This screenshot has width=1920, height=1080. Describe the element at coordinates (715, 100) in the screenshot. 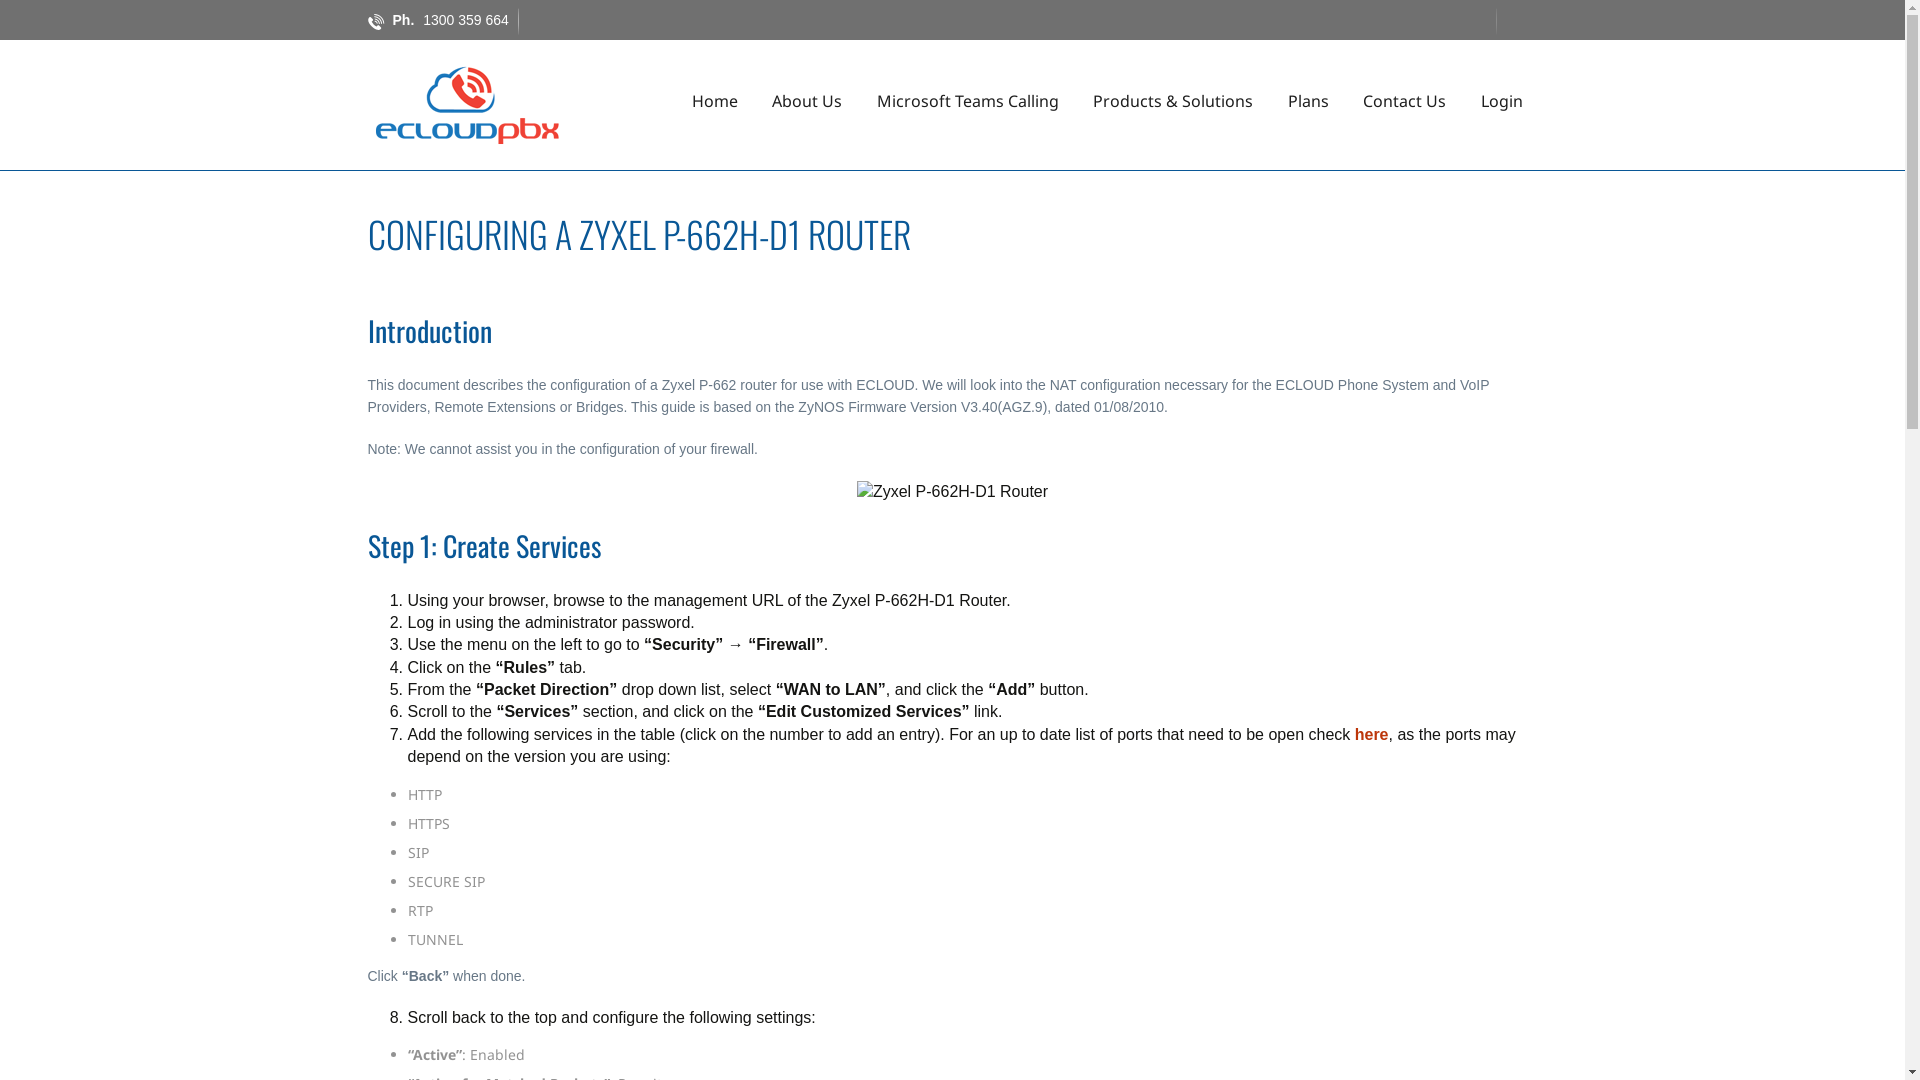

I see `'Home'` at that location.